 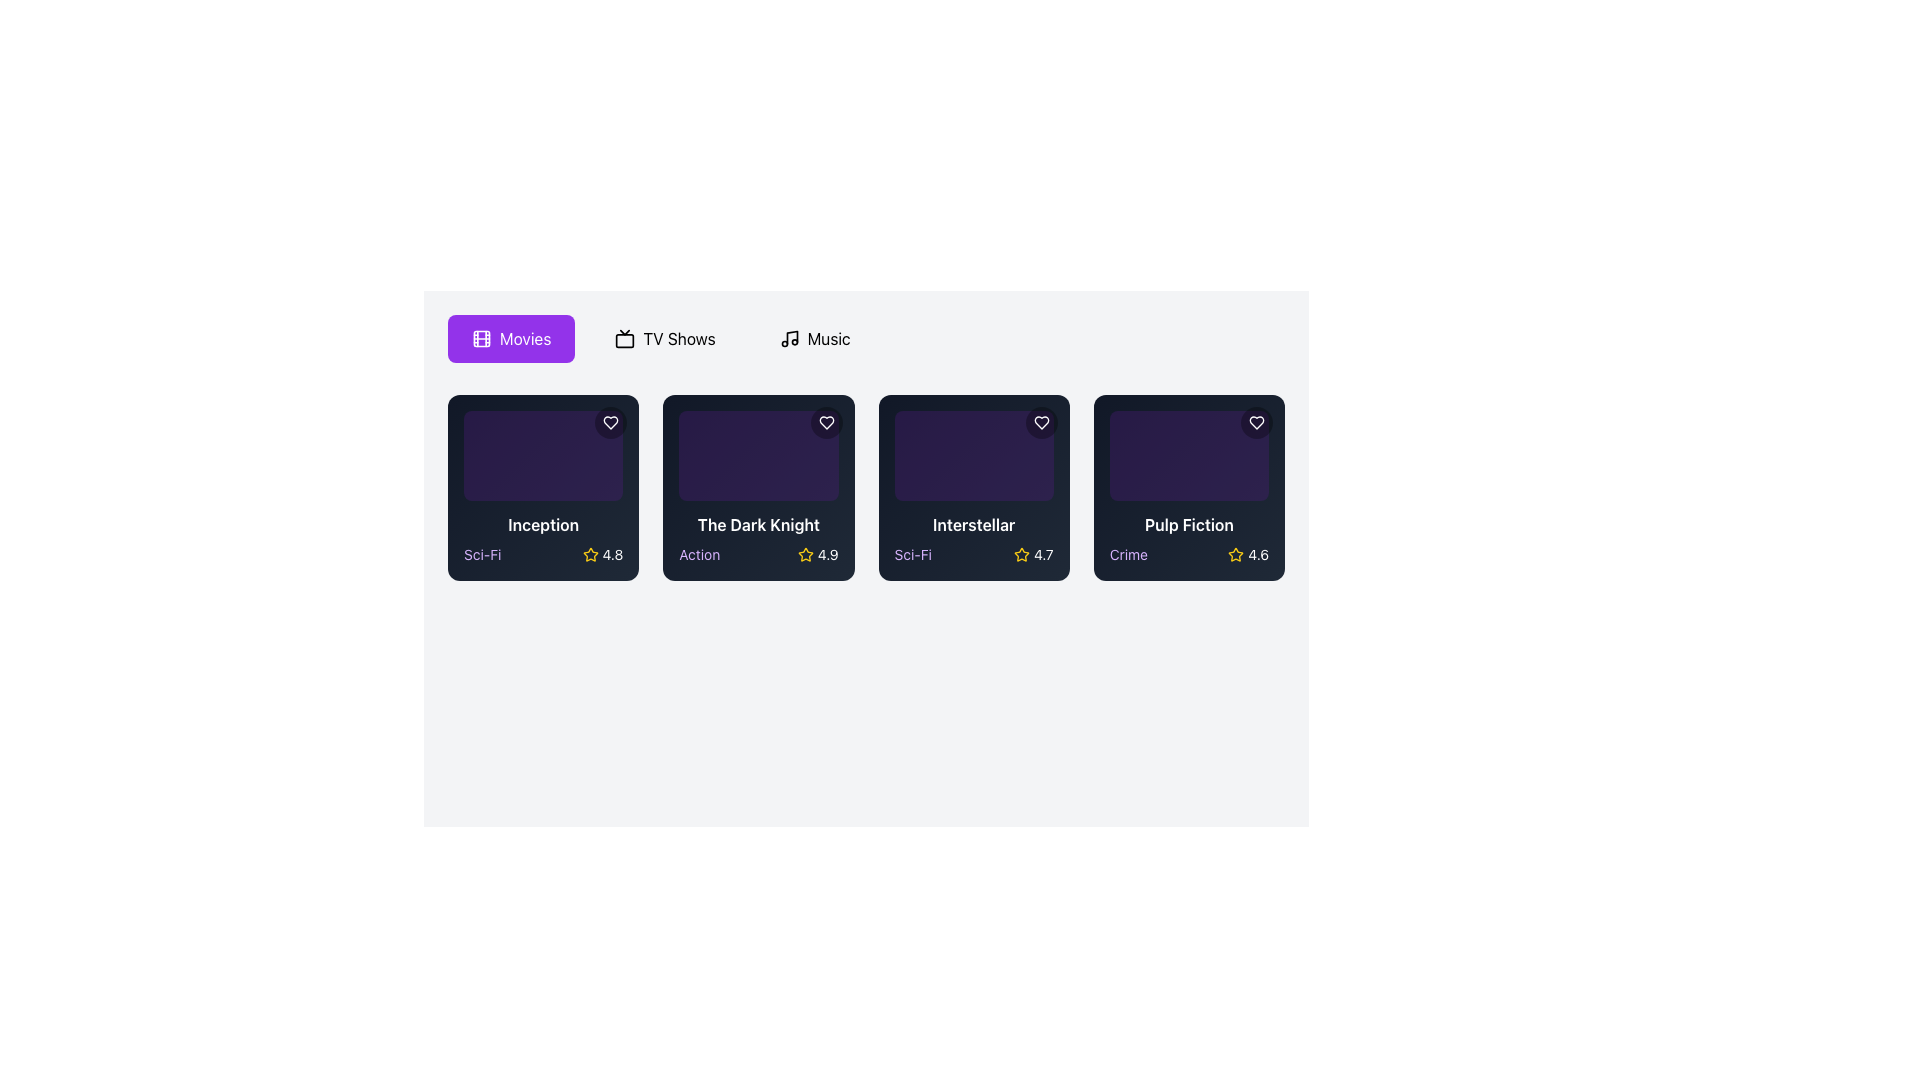 What do you see at coordinates (543, 523) in the screenshot?
I see `text label that displays the movie title 'Inception', which is prominently styled in bold white font against a dark gradient background, located in the bottom middle section of the first movie card` at bounding box center [543, 523].